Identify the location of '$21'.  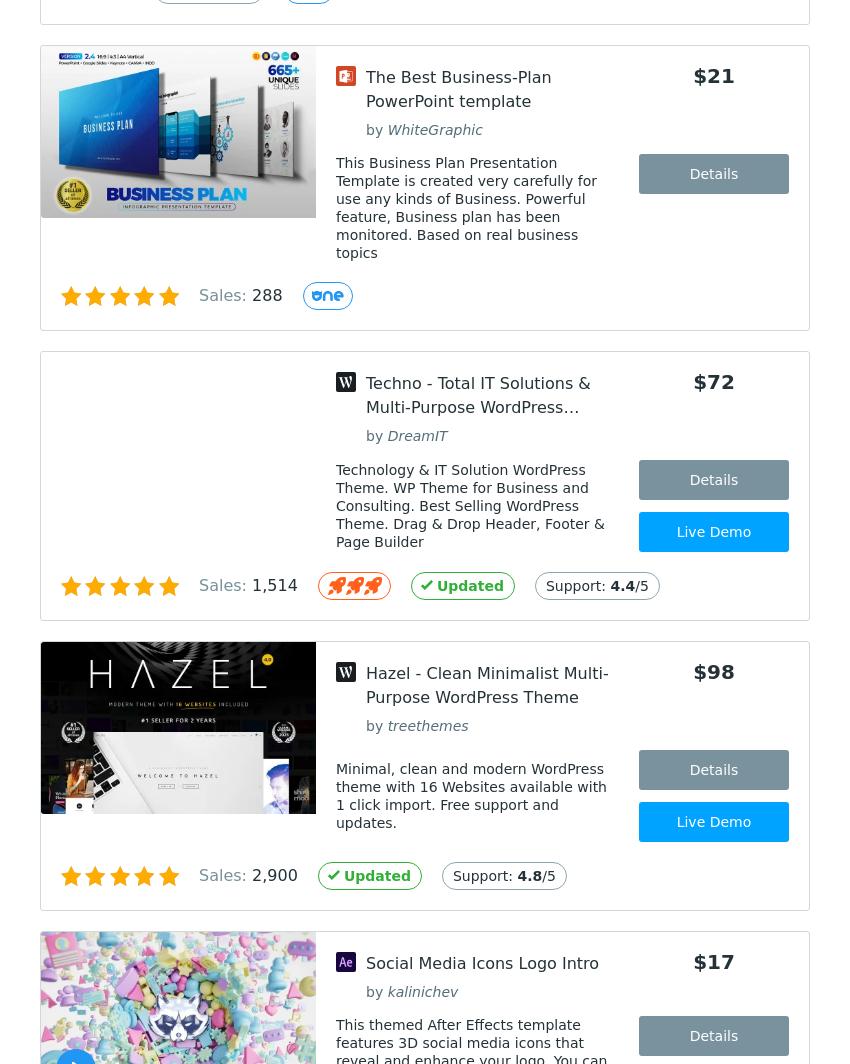
(712, 75).